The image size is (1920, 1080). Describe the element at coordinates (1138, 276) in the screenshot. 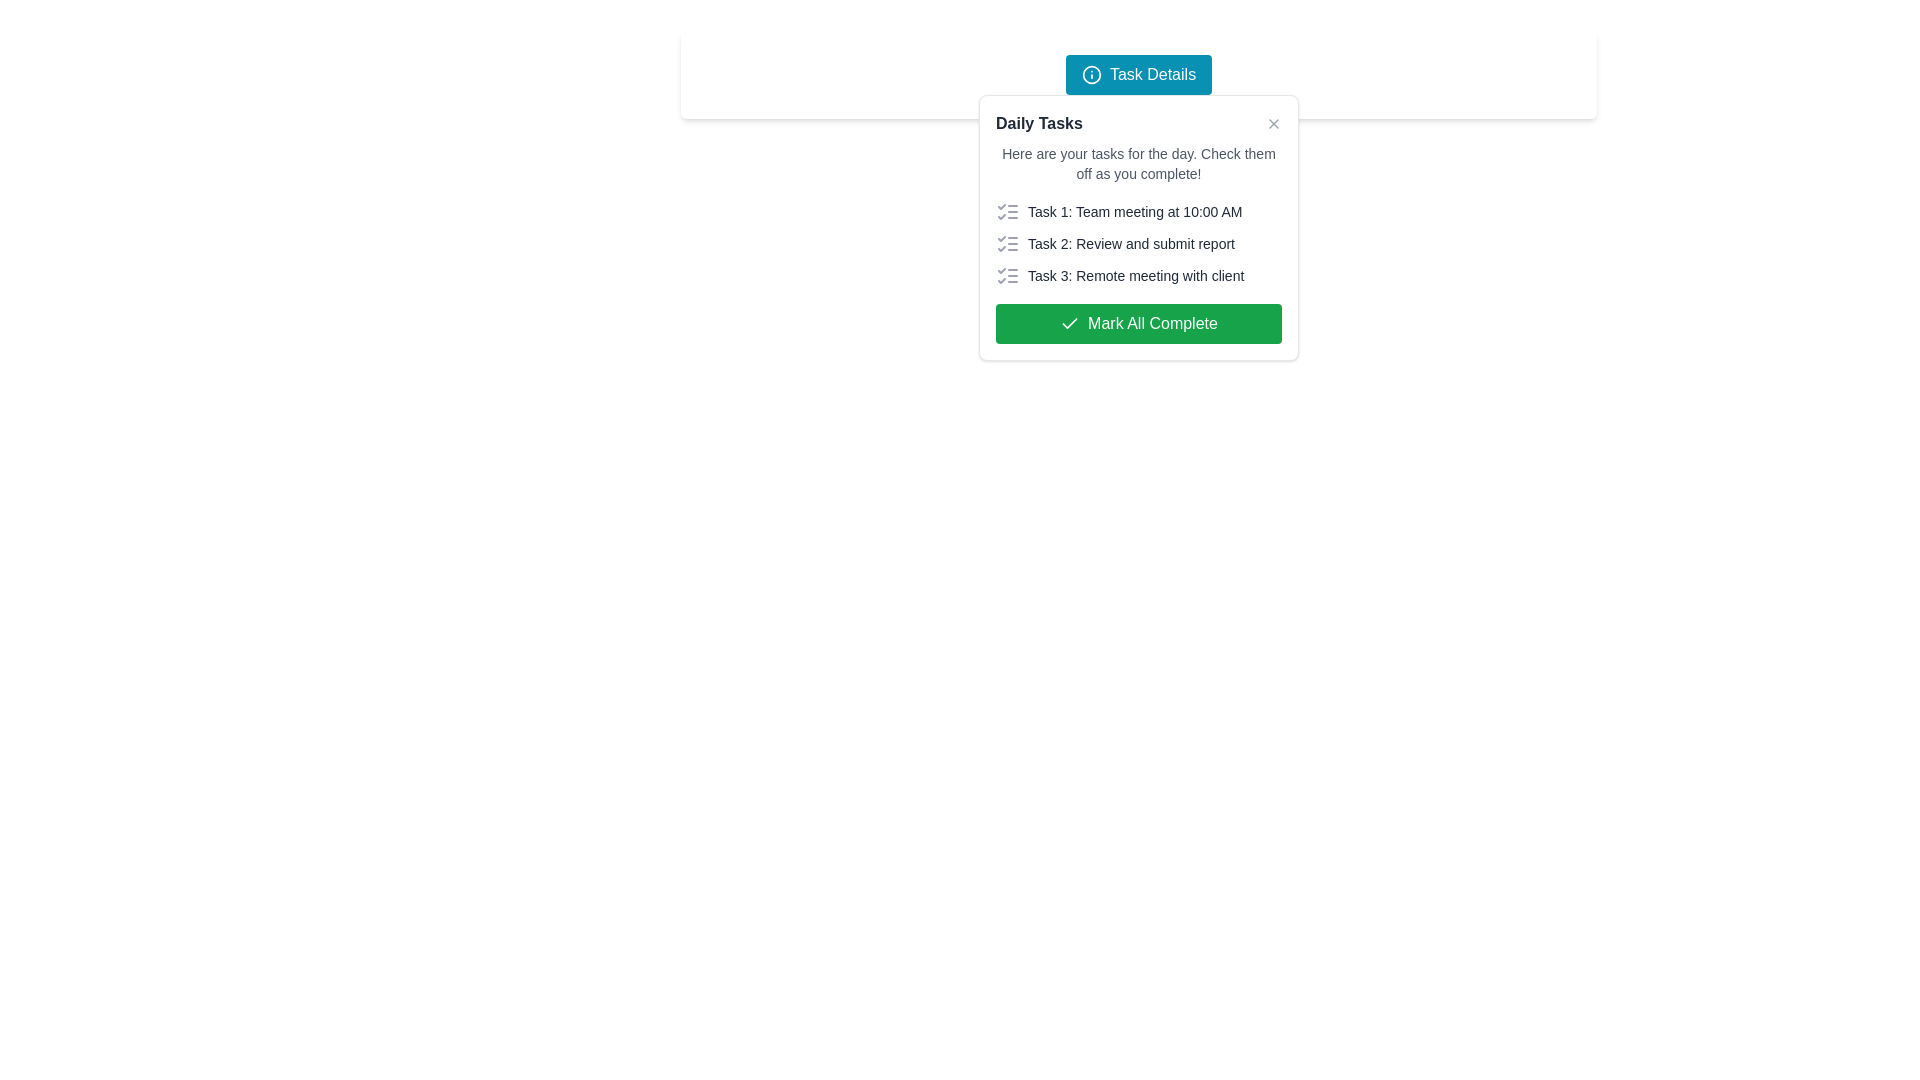

I see `the text label 'Task 3: Remote meeting with client' with a checklist icon, which is the third item in the 'Daily Tasks' popup` at that location.